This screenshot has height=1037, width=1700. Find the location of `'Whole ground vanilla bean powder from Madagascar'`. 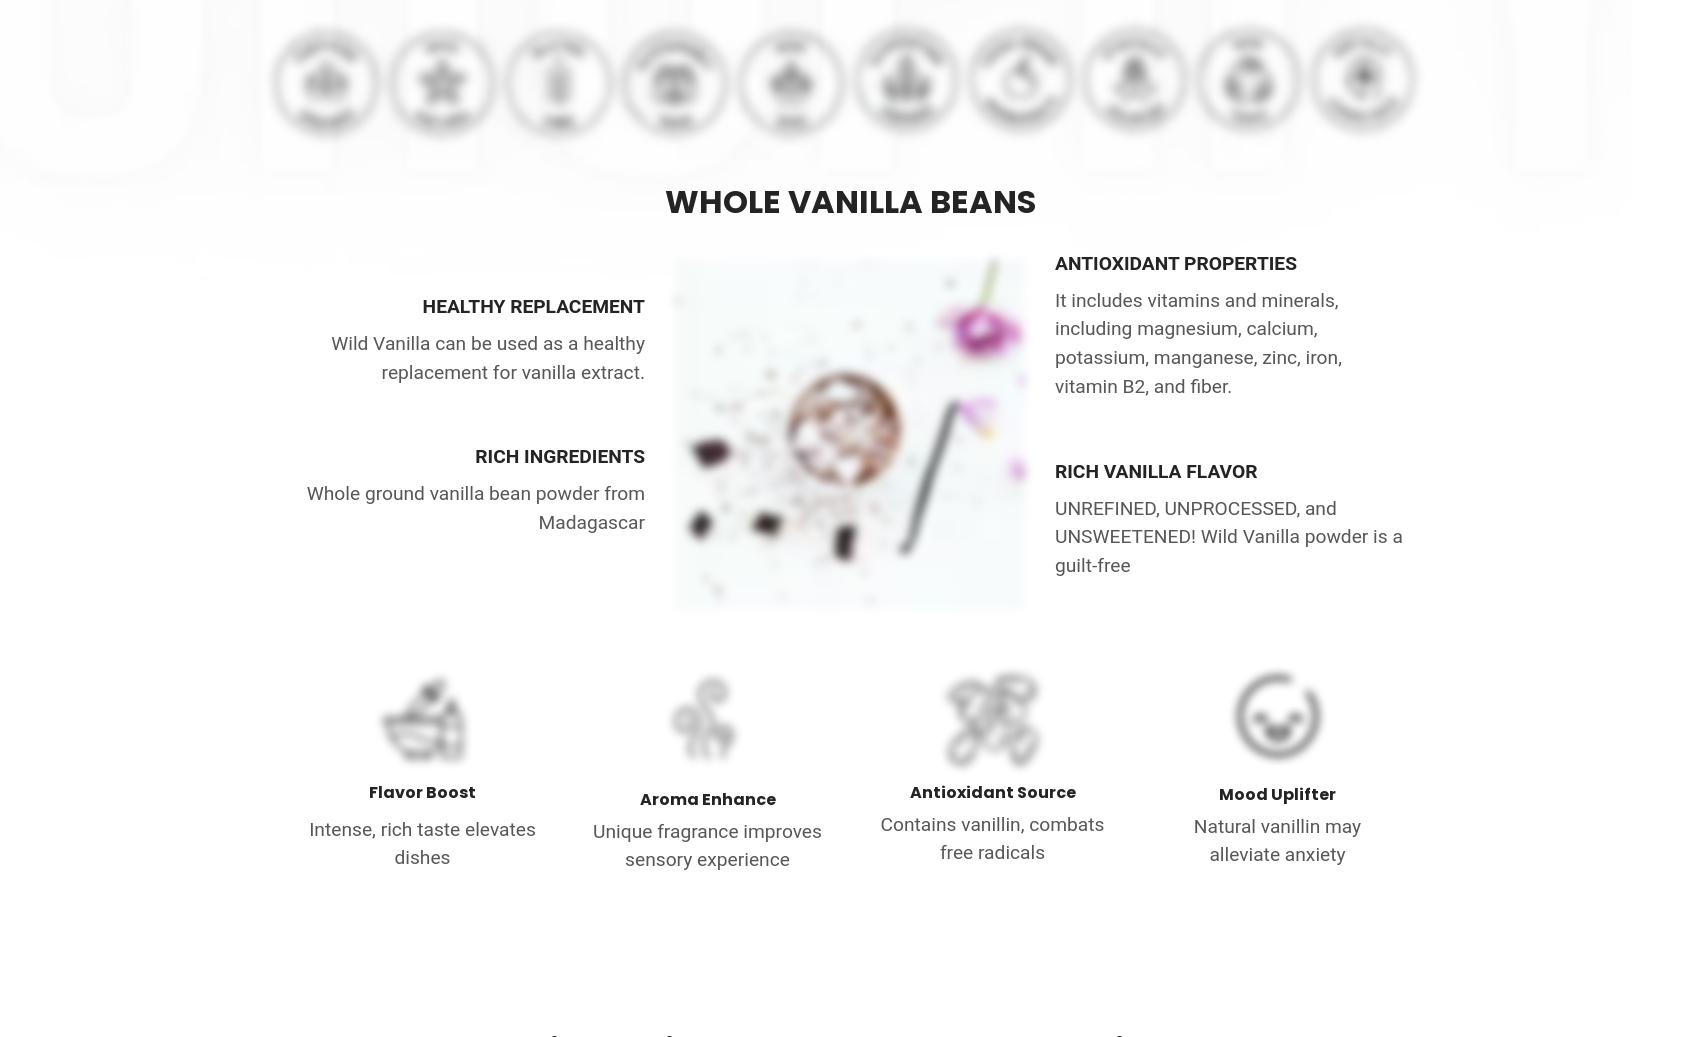

'Whole ground vanilla bean powder from Madagascar' is located at coordinates (474, 506).